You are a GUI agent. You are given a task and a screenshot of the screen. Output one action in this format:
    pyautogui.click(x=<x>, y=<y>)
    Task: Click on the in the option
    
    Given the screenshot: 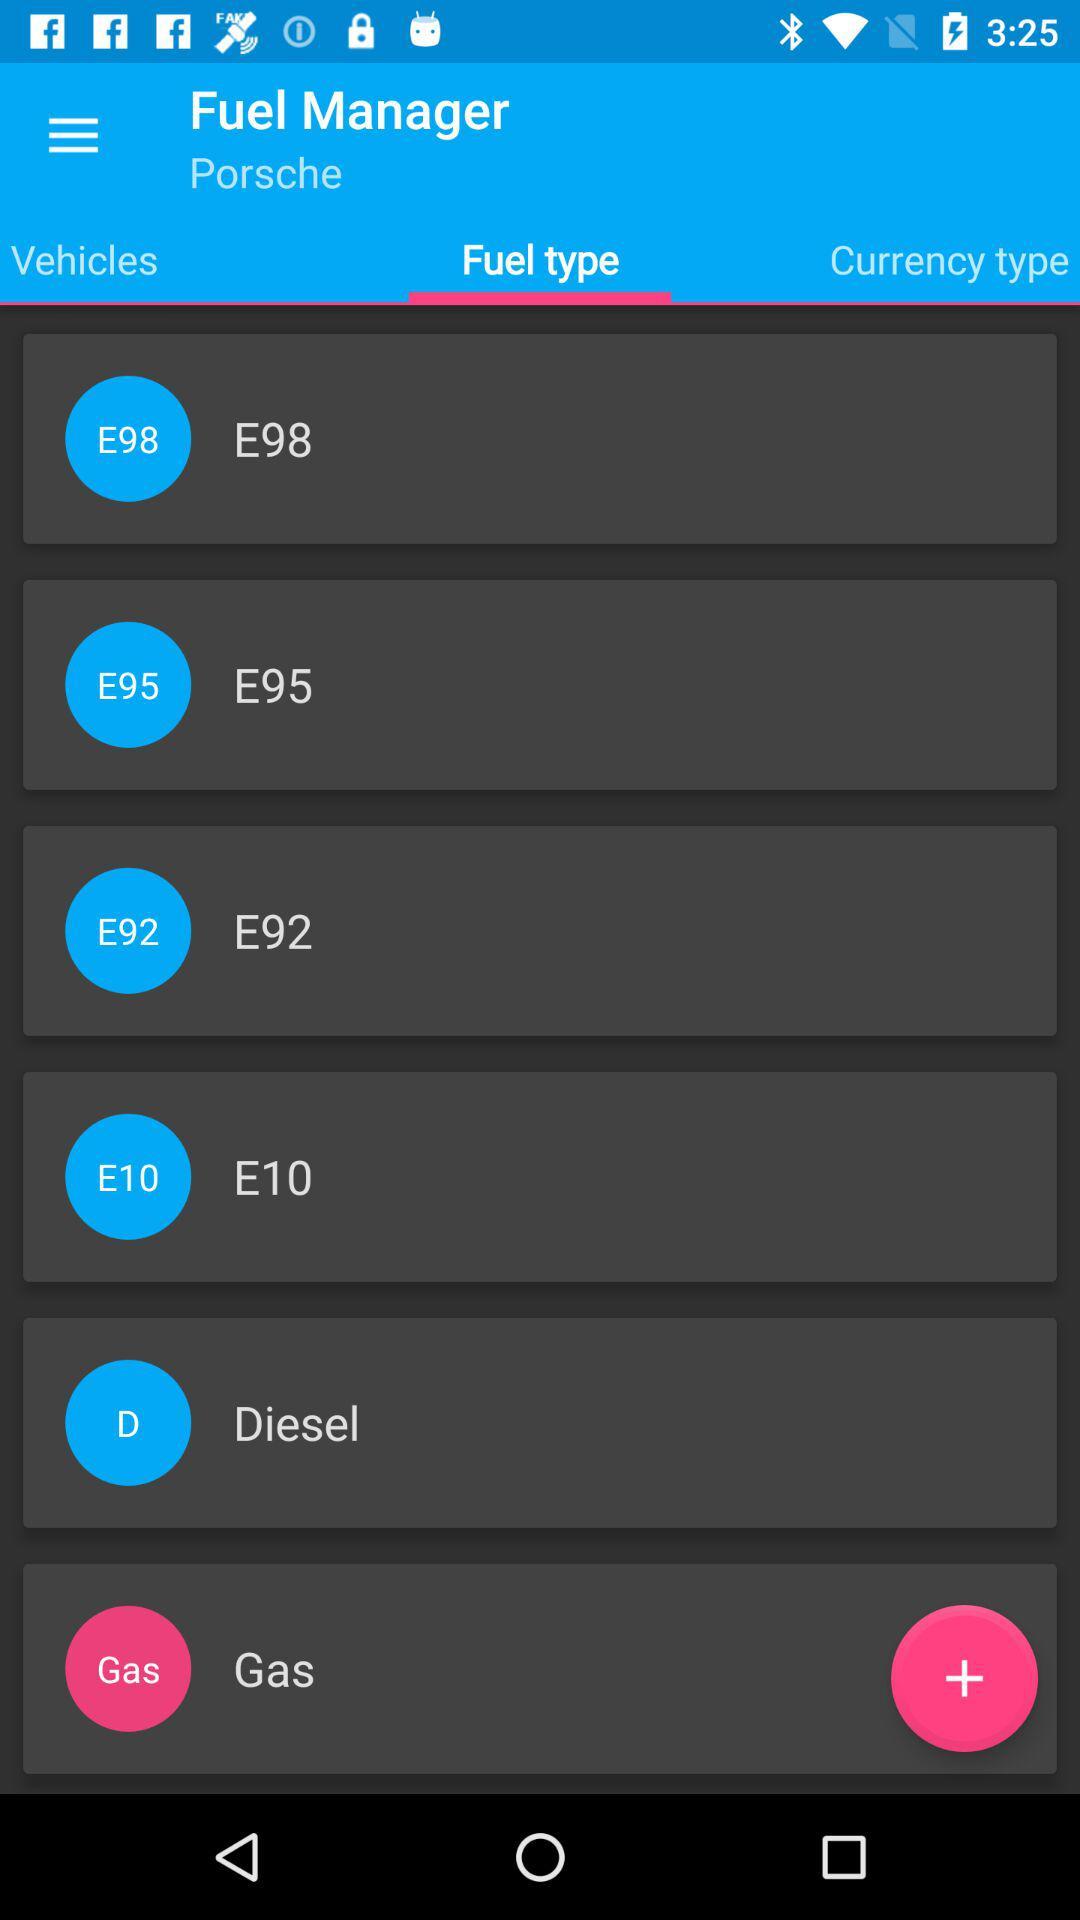 What is the action you would take?
    pyautogui.click(x=963, y=1678)
    